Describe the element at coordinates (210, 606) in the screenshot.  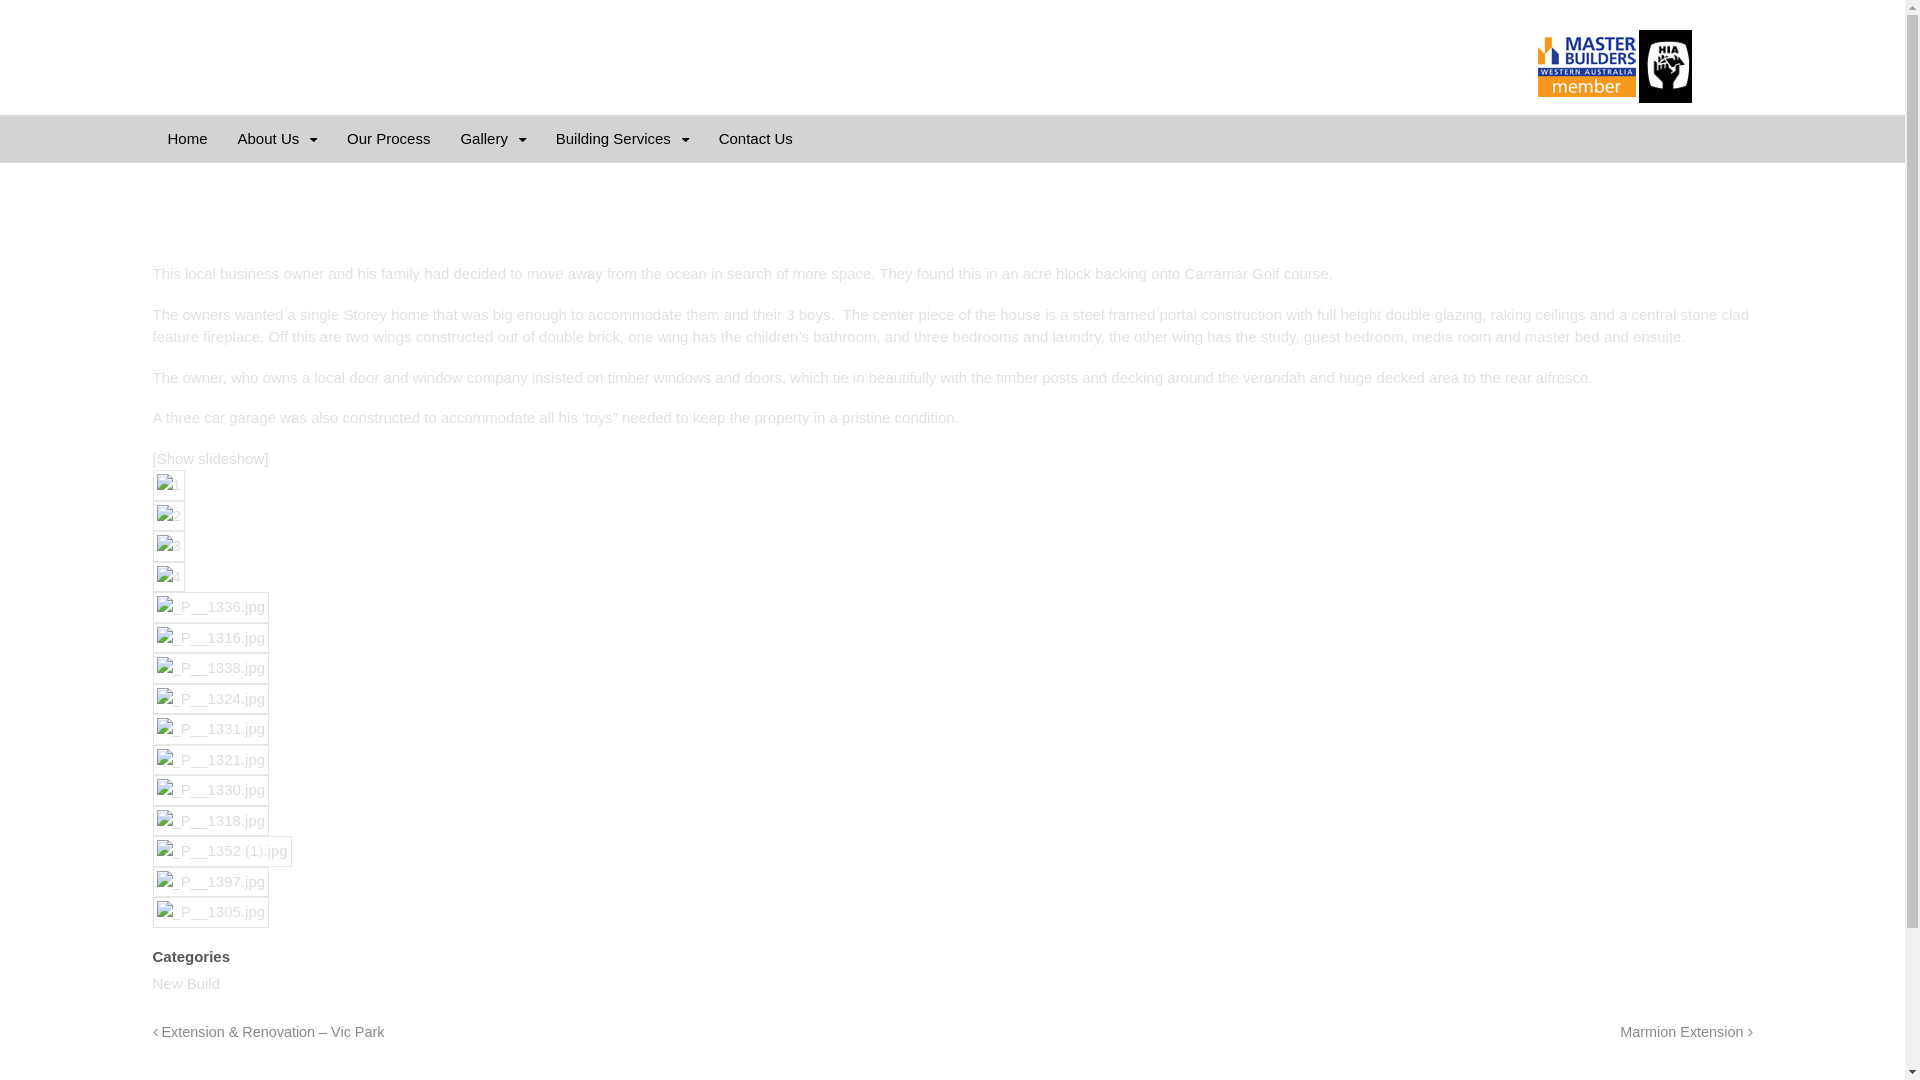
I see `'_P__1336.jpg'` at that location.